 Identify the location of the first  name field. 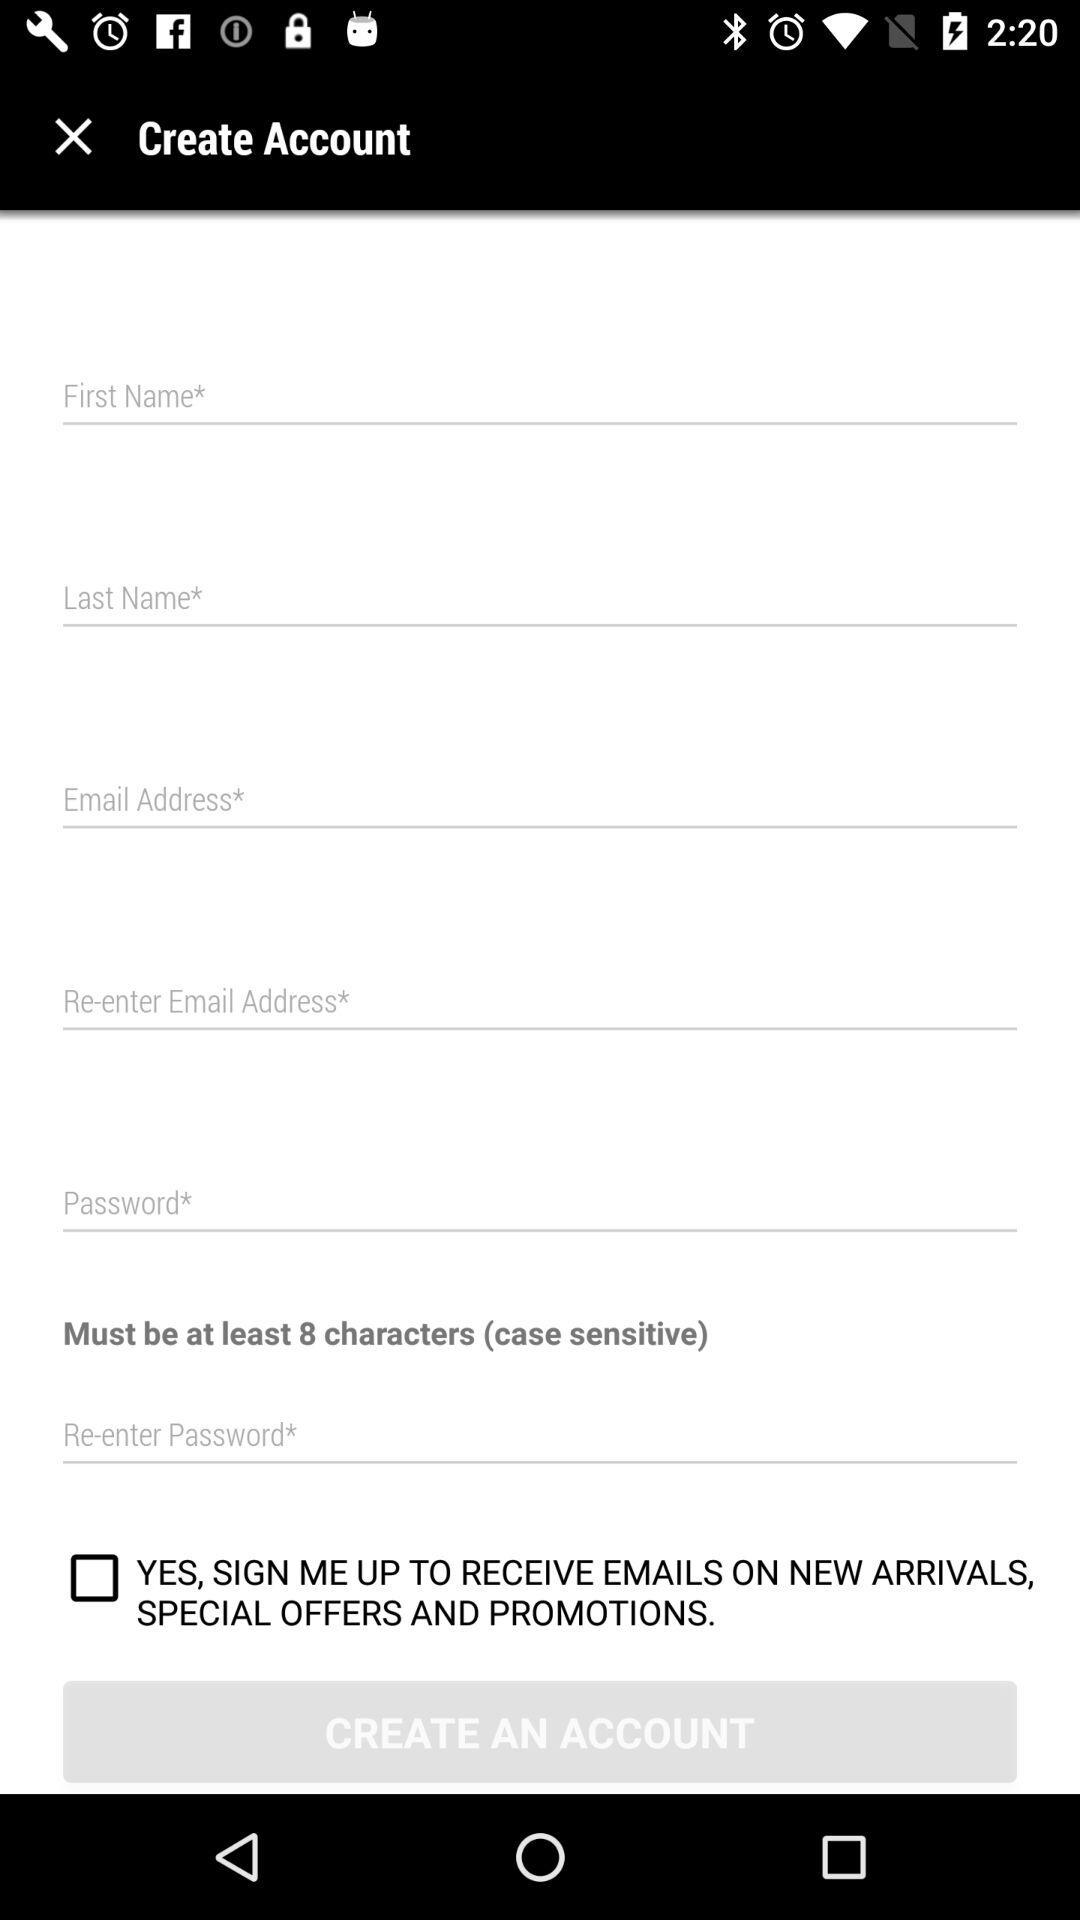
(540, 397).